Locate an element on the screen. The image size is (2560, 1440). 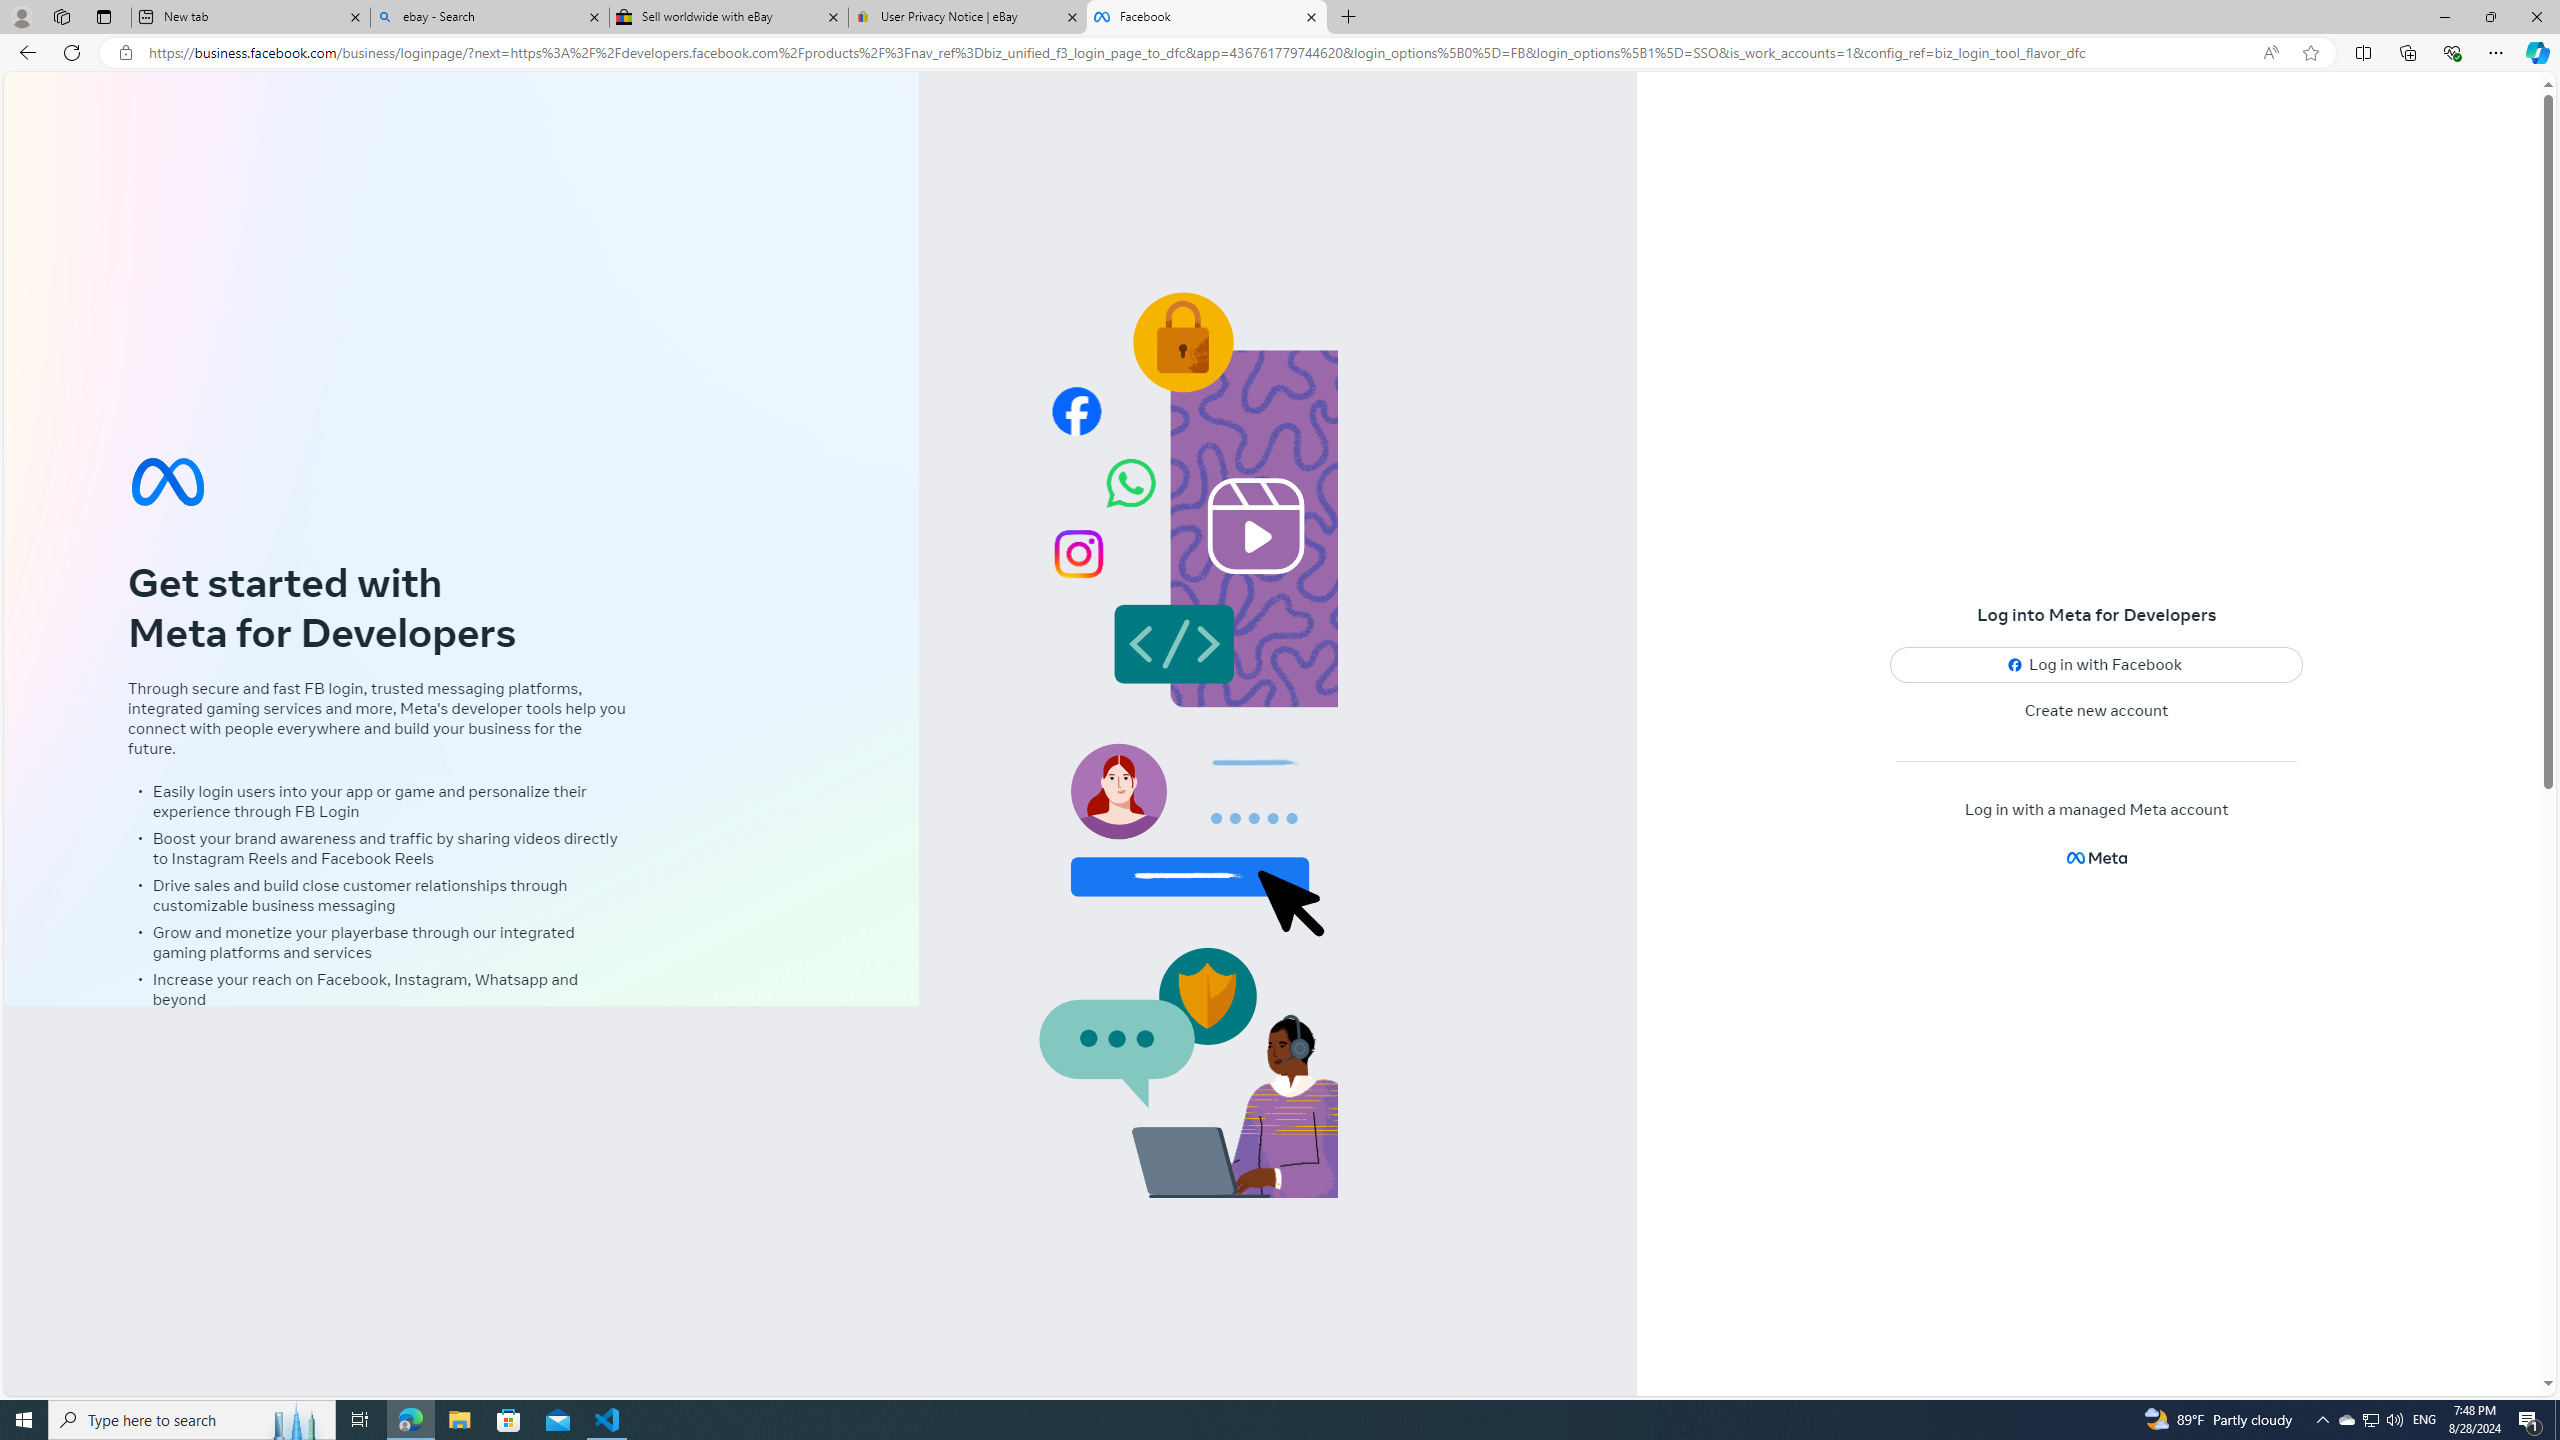
'Address and search bar' is located at coordinates (1198, 53).